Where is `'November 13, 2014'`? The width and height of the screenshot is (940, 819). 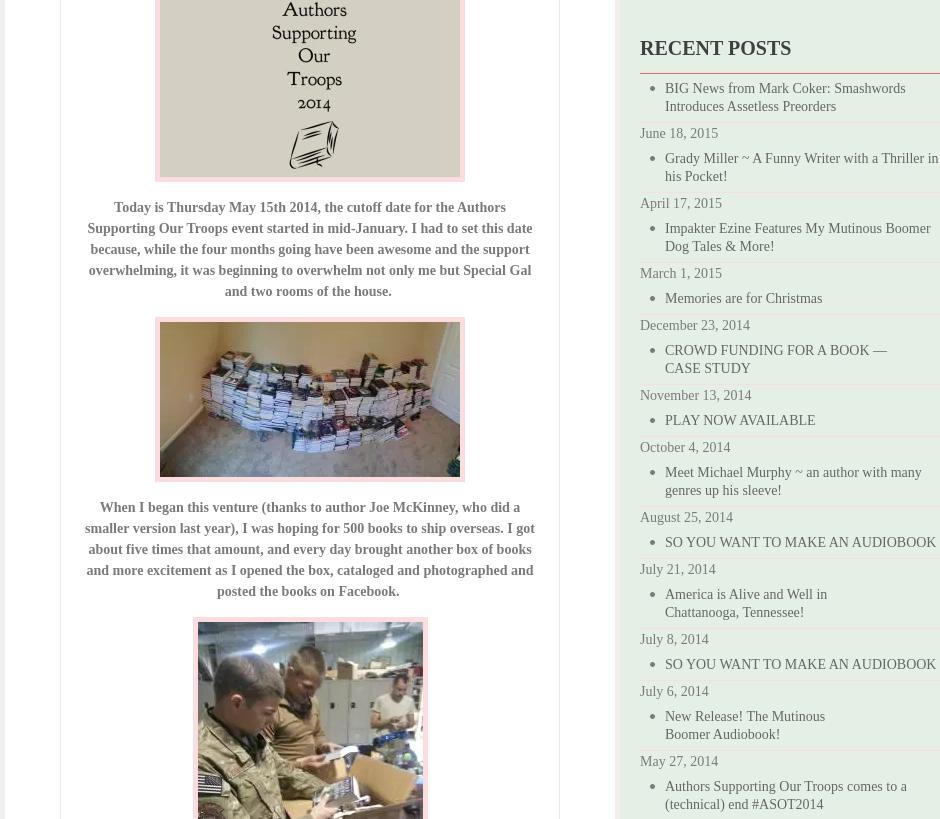
'November 13, 2014' is located at coordinates (694, 394).